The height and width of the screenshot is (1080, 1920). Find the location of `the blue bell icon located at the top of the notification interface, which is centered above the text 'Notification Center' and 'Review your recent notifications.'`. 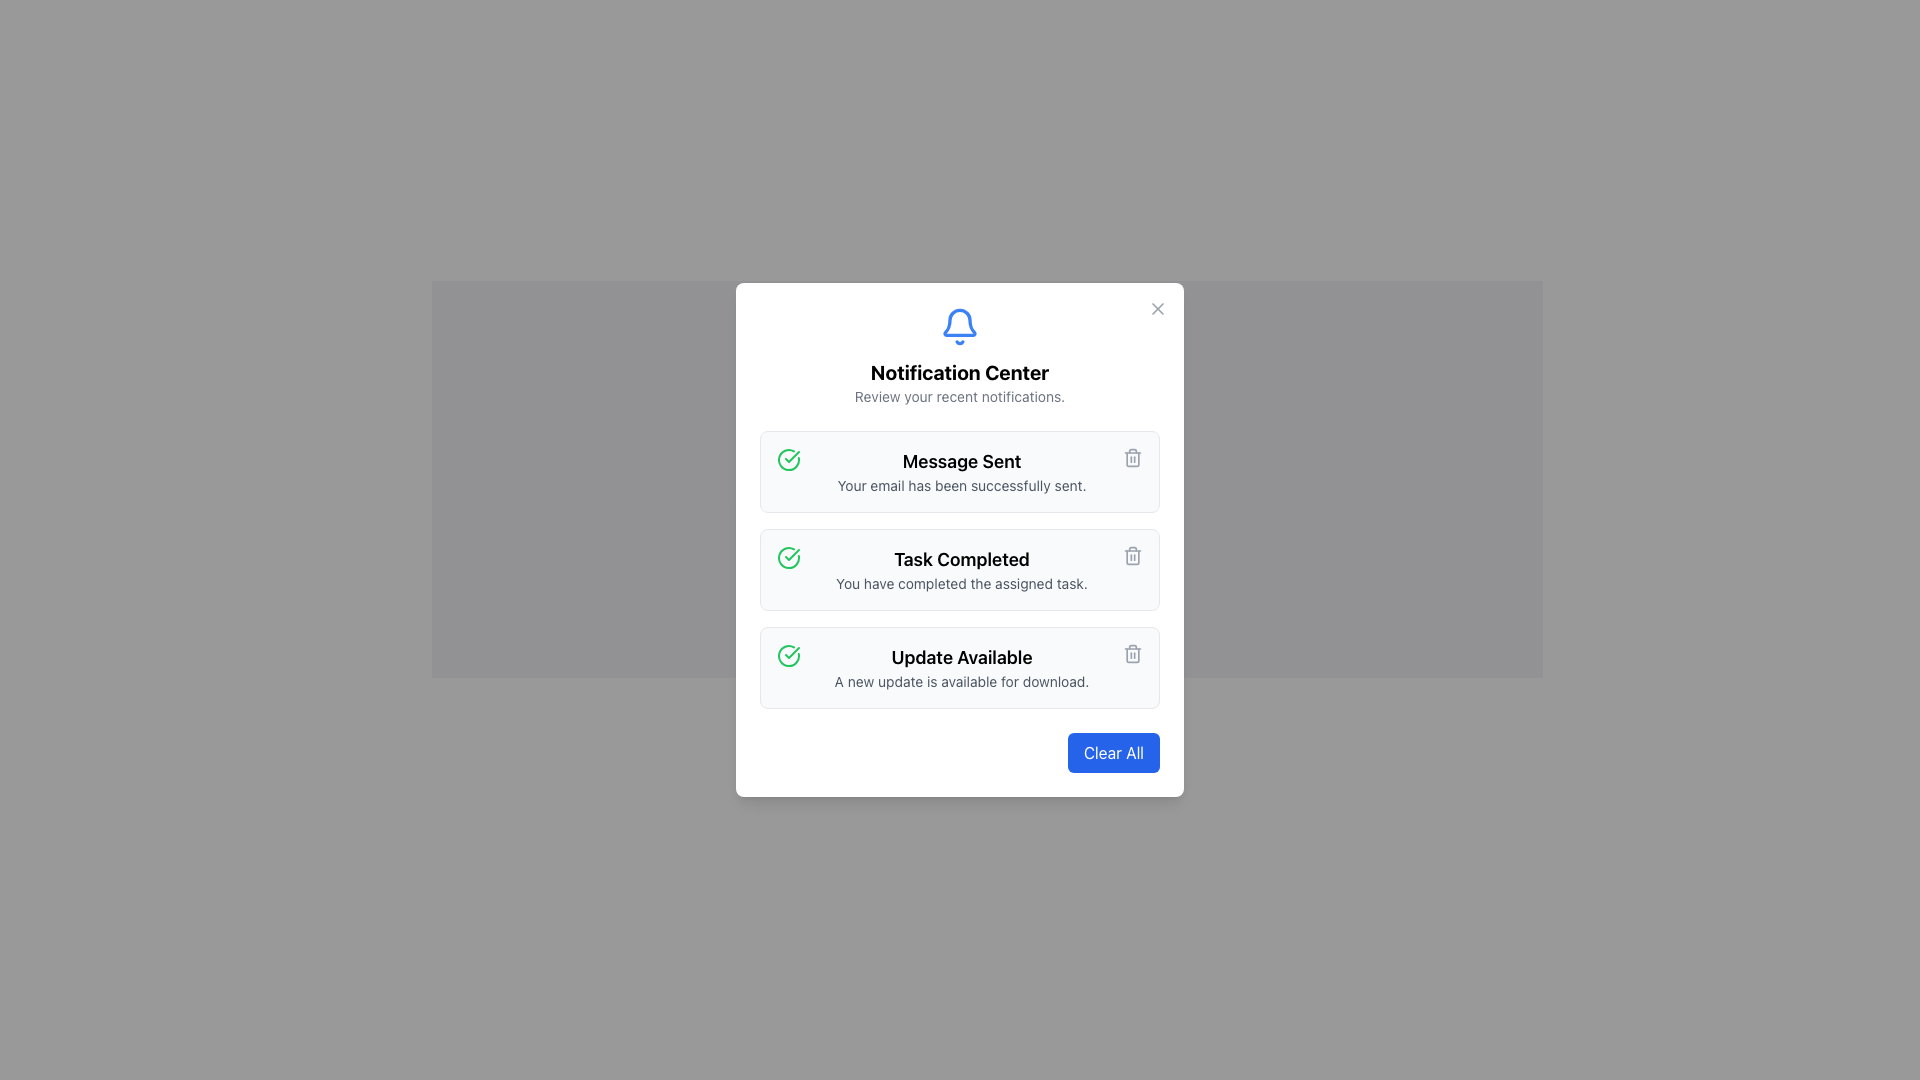

the blue bell icon located at the top of the notification interface, which is centered above the text 'Notification Center' and 'Review your recent notifications.' is located at coordinates (960, 326).